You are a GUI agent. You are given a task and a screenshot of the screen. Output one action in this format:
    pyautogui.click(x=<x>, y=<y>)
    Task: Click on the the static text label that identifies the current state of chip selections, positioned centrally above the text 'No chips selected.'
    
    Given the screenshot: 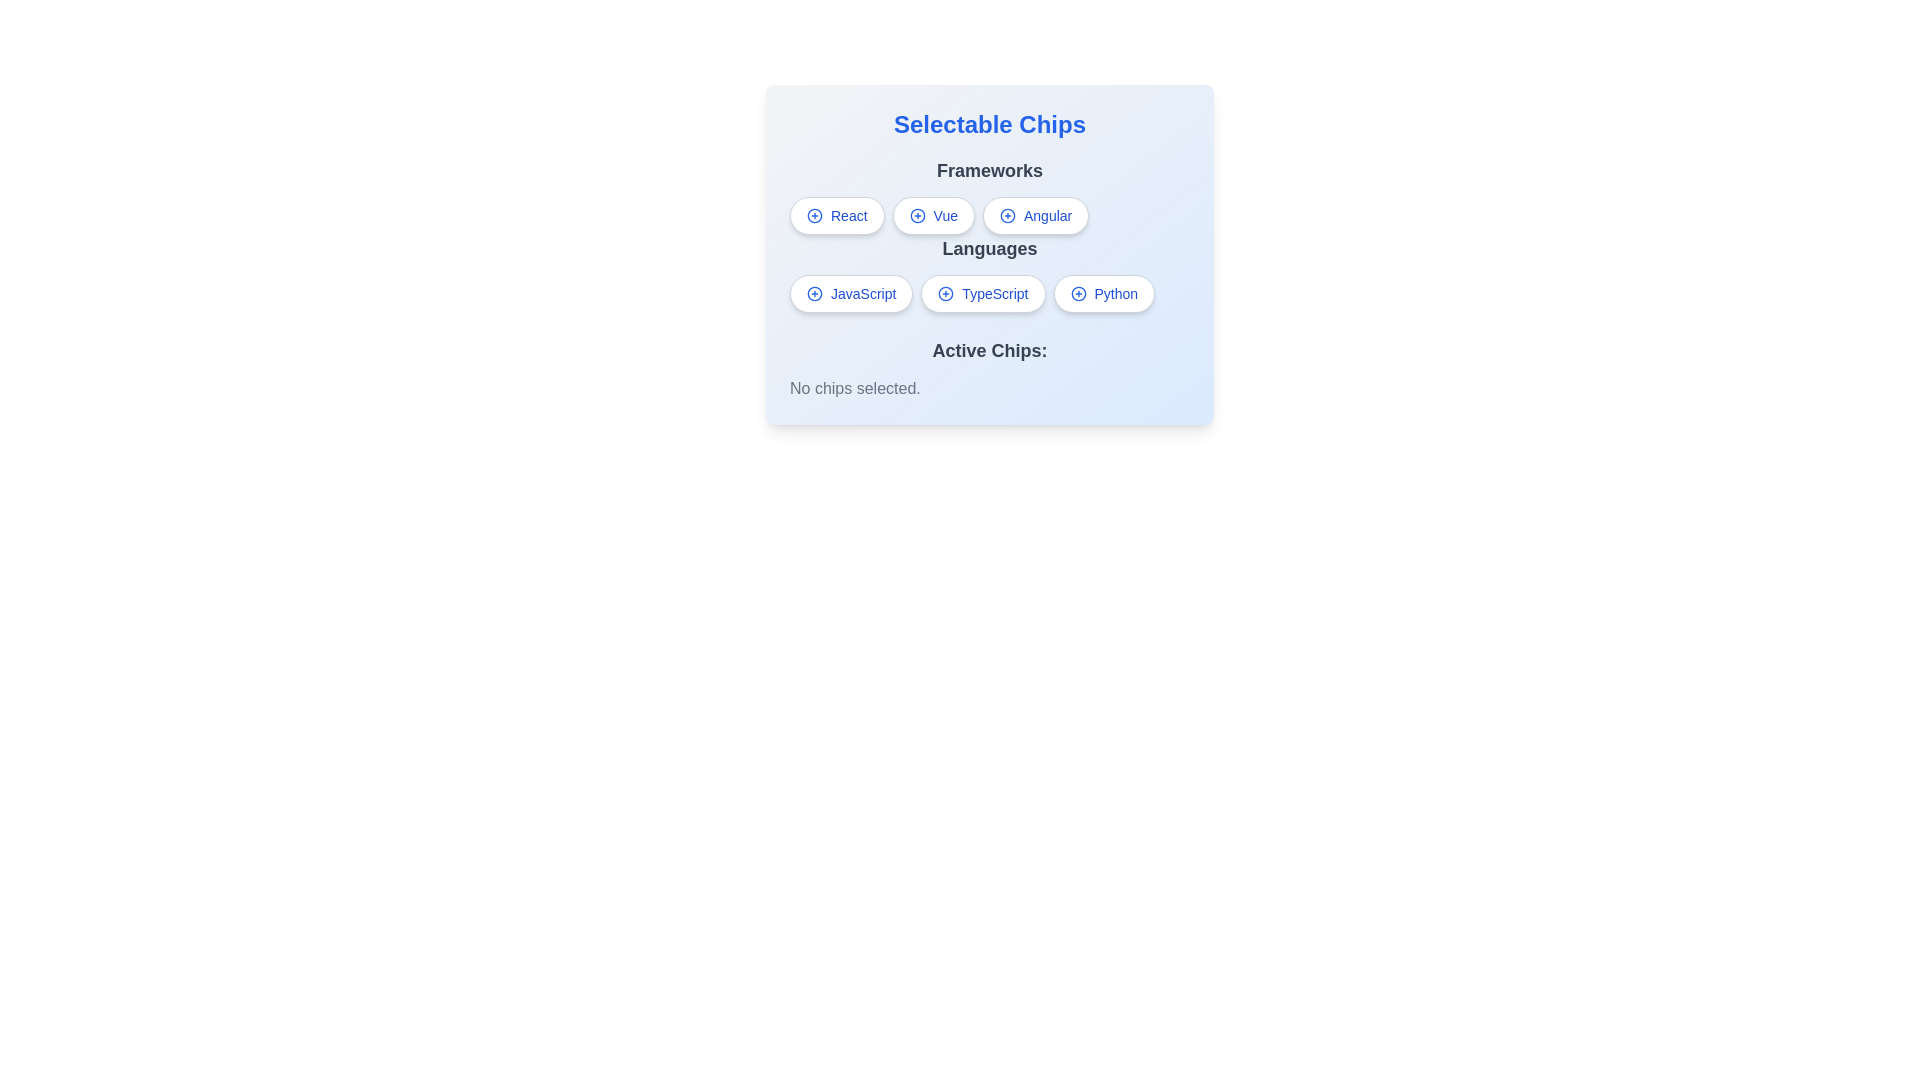 What is the action you would take?
    pyautogui.click(x=989, y=350)
    